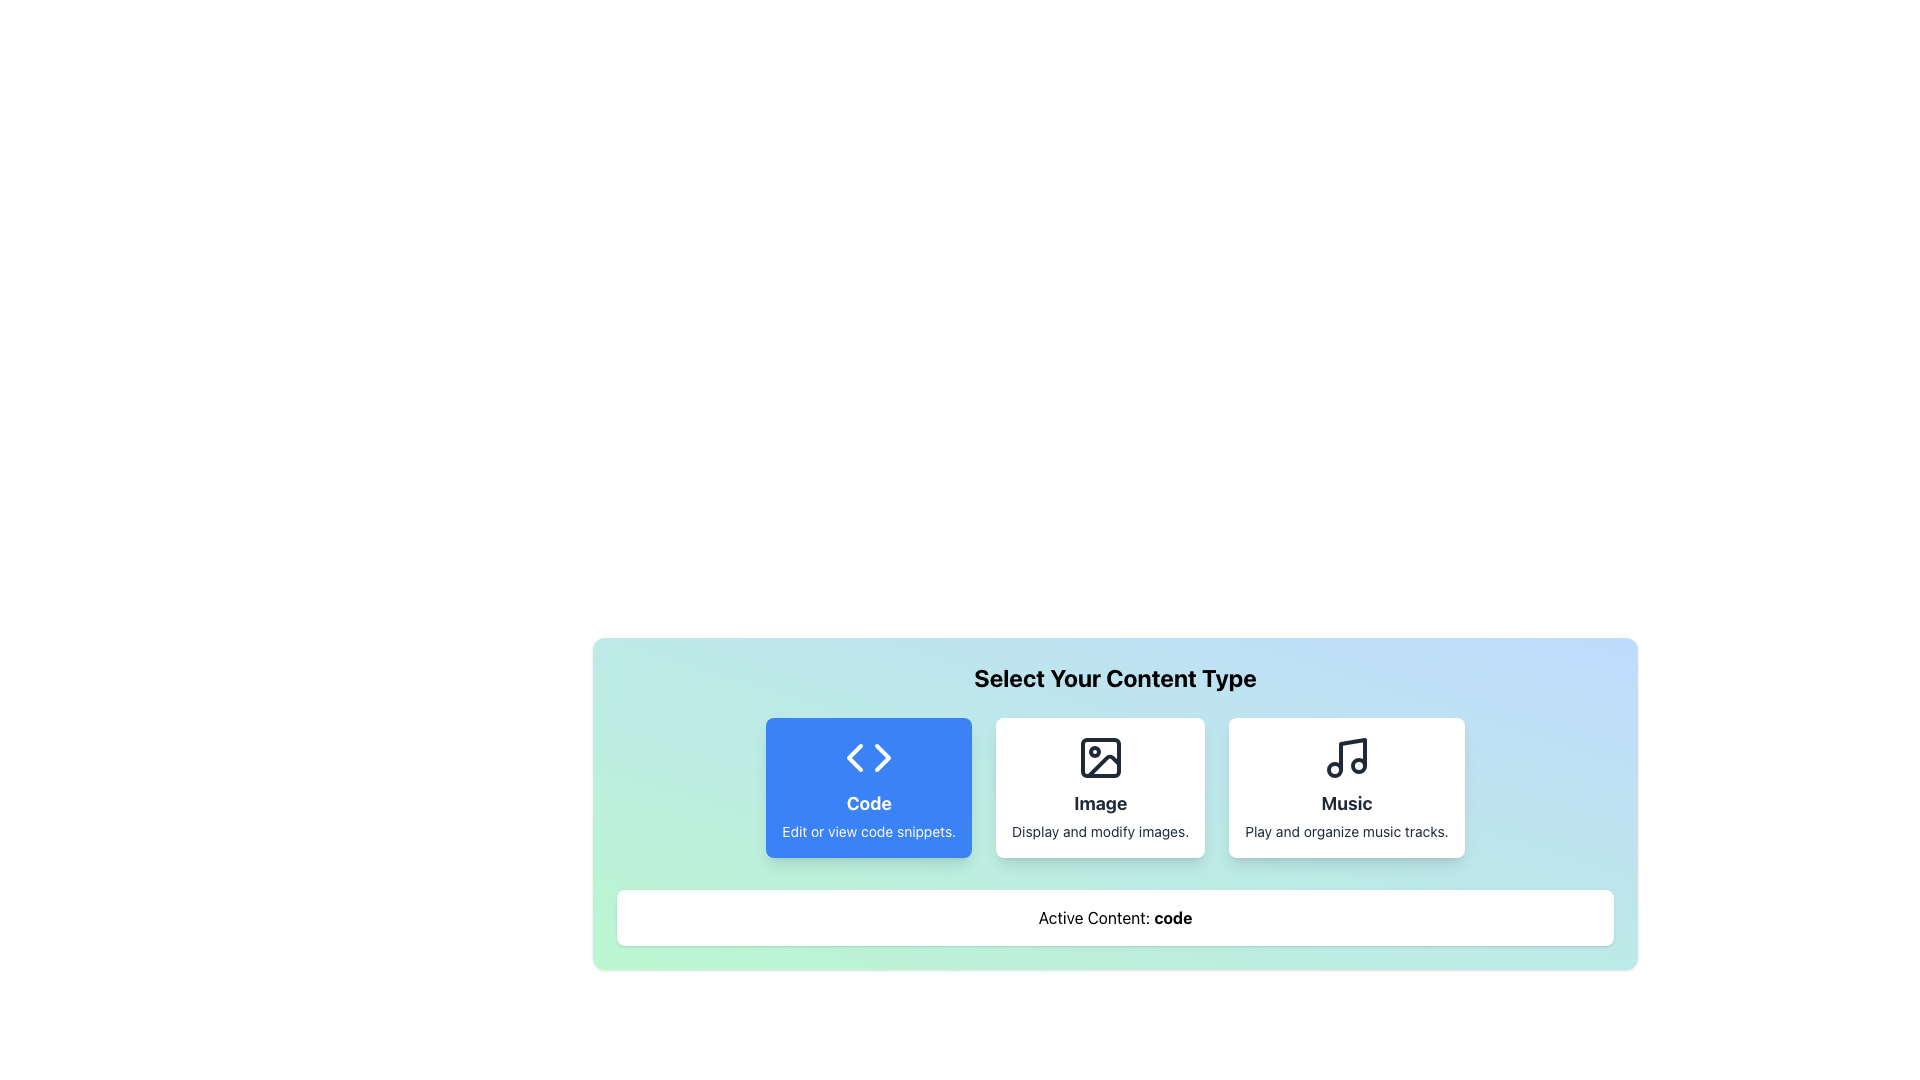  I want to click on the text label that says 'Play and organize music tracks.', which is centered below the title 'Music' in the third clickable box under the 'Music' category, so click(1346, 832).